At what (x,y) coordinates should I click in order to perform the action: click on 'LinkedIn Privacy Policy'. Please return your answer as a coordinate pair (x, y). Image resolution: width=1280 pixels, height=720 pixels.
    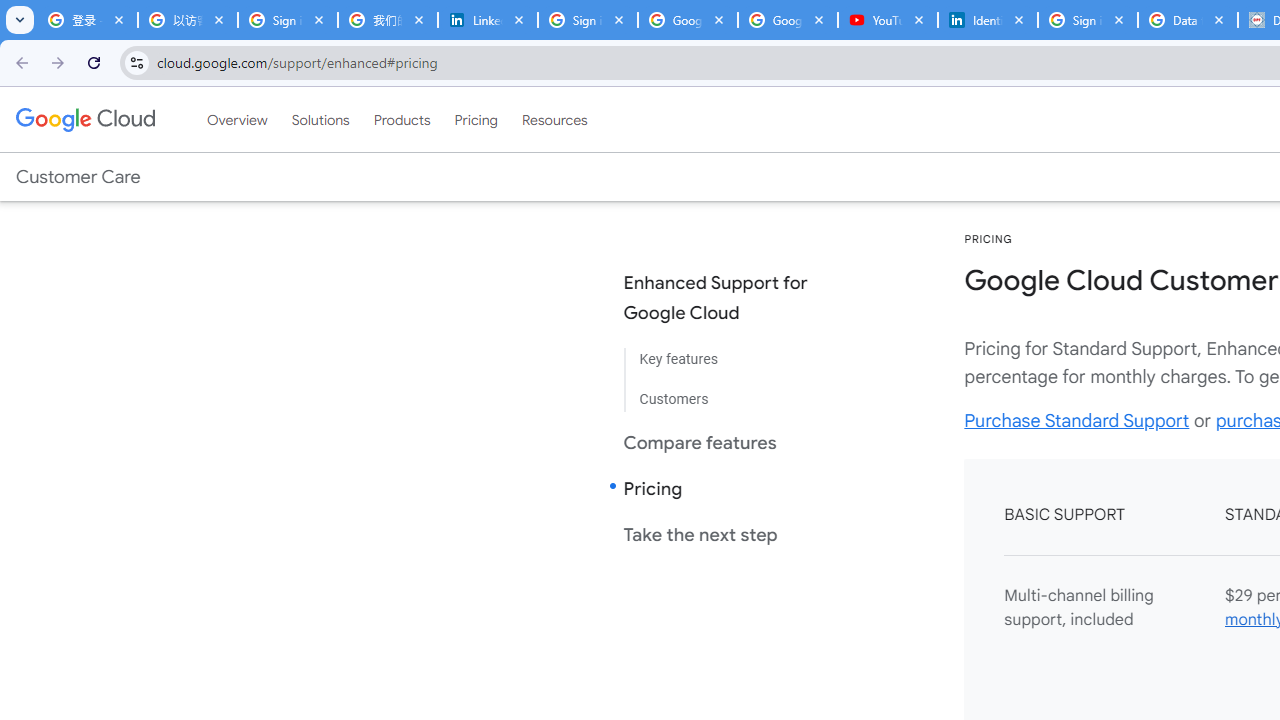
    Looking at the image, I should click on (487, 20).